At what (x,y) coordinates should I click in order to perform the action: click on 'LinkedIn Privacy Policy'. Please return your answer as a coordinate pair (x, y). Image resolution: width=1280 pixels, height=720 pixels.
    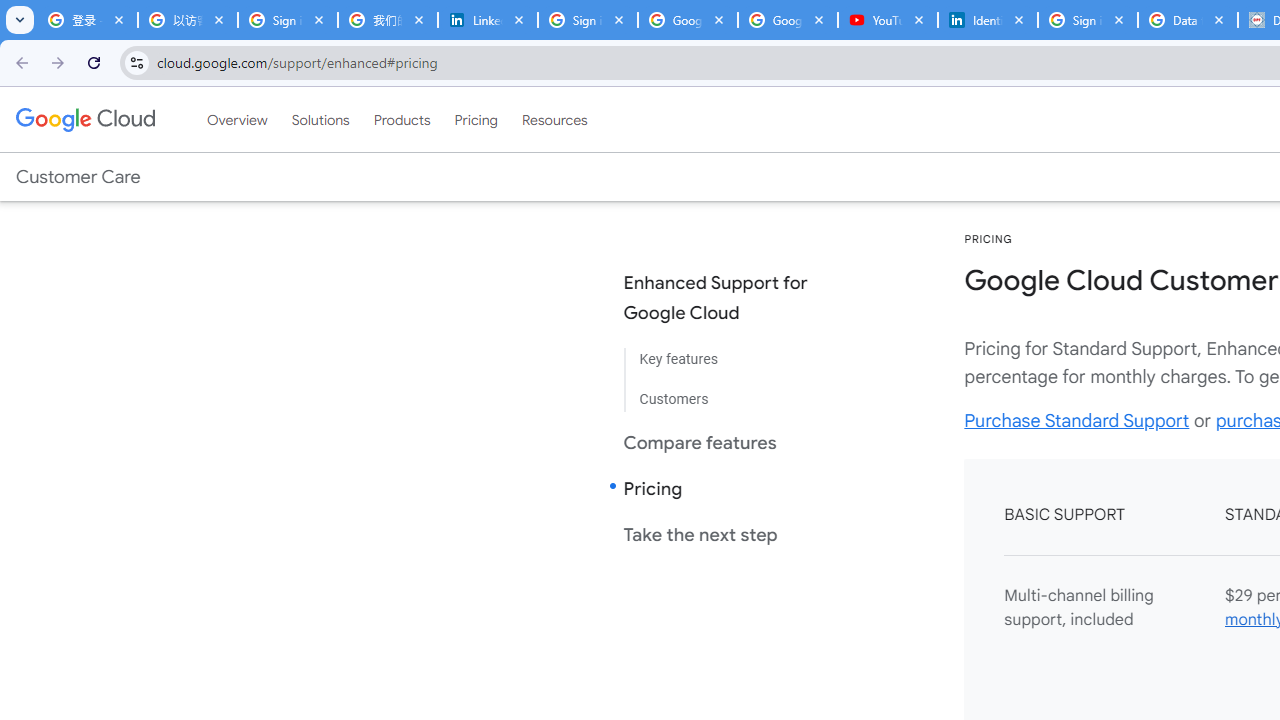
    Looking at the image, I should click on (487, 20).